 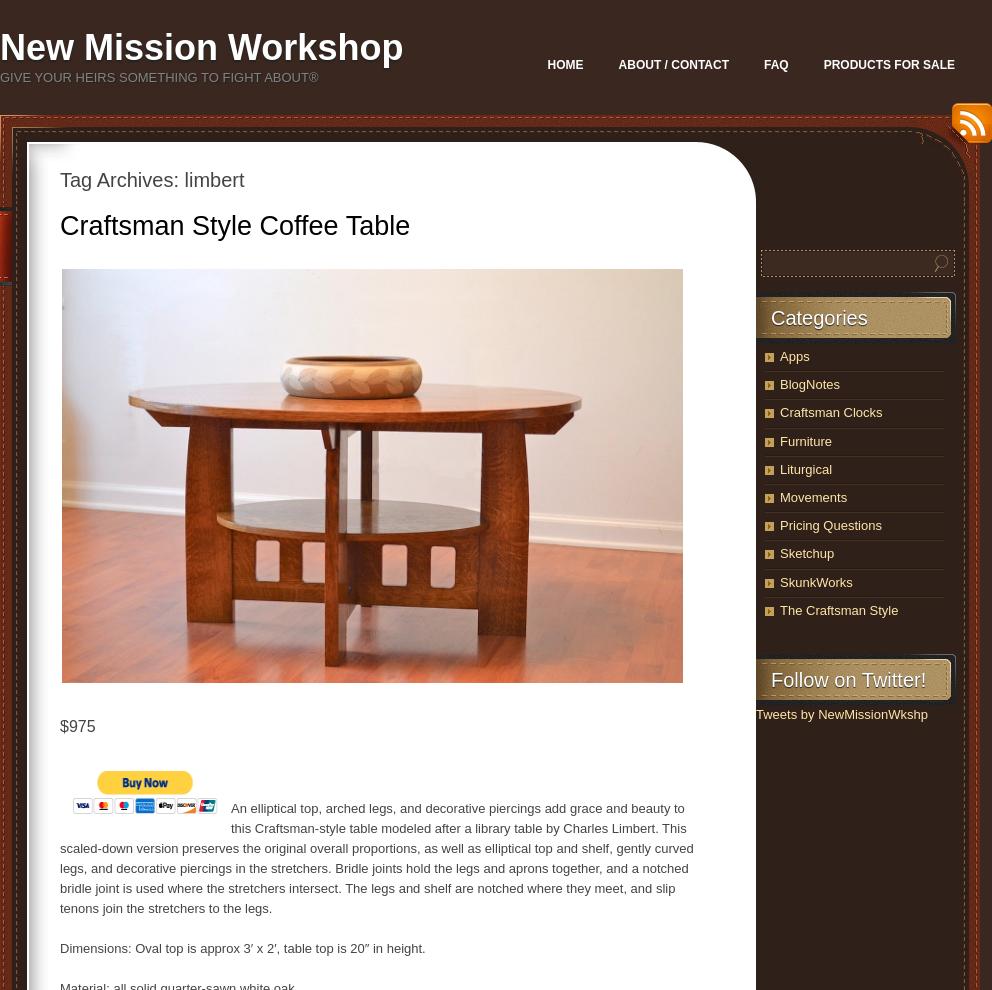 I want to click on 'Tag Archives:', so click(x=121, y=179).